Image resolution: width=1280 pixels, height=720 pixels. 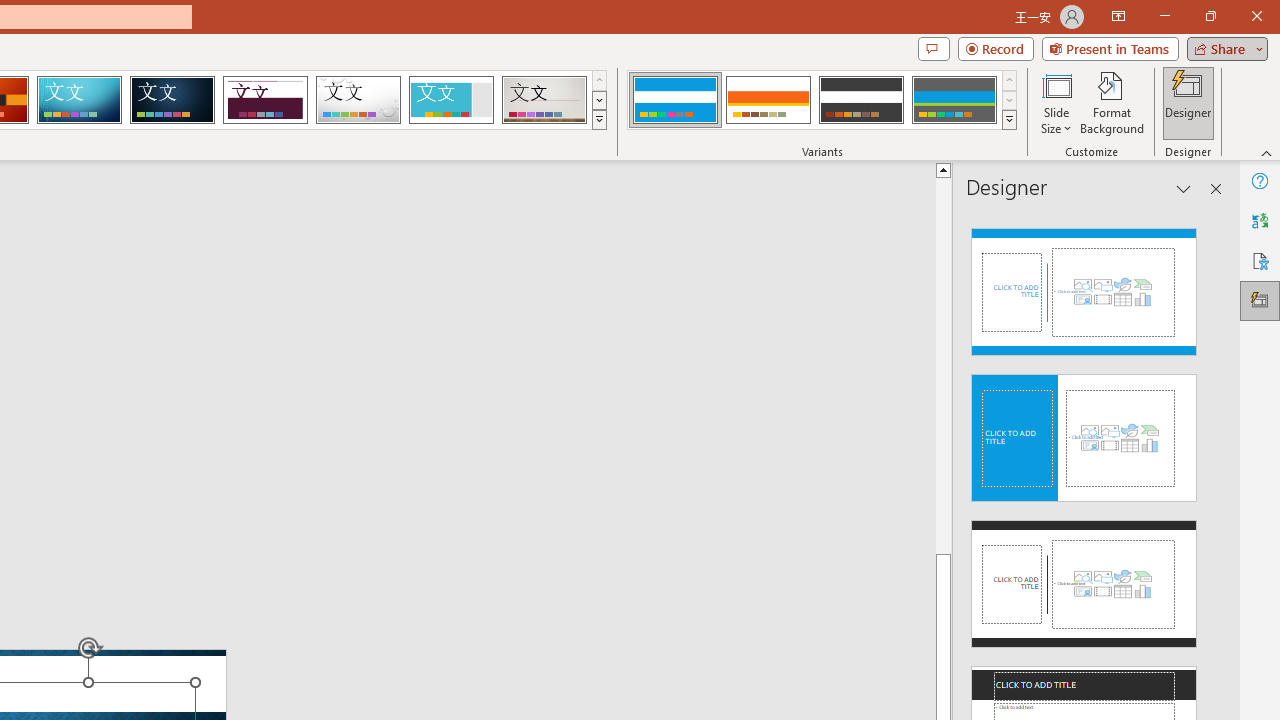 I want to click on 'Dividend', so click(x=264, y=100).